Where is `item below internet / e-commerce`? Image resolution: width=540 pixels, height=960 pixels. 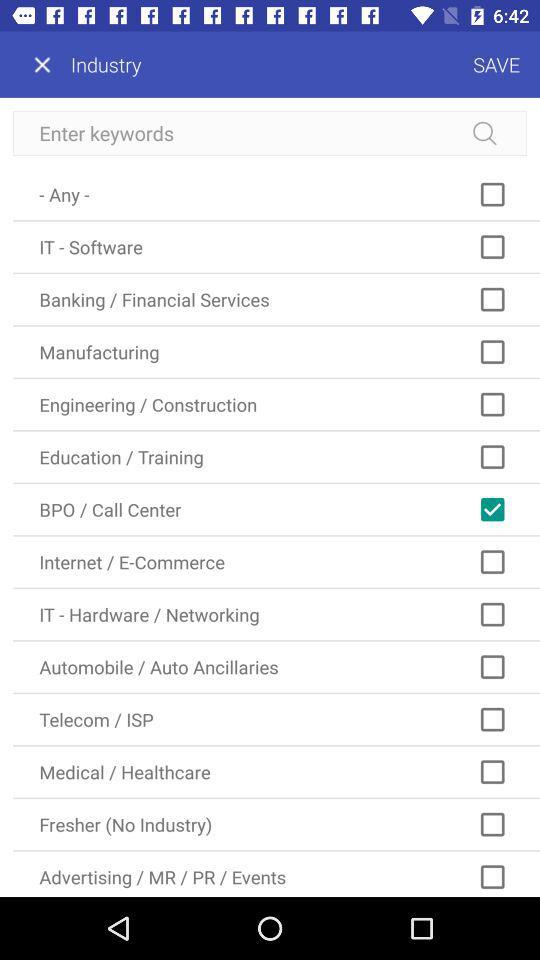 item below internet / e-commerce is located at coordinates (275, 613).